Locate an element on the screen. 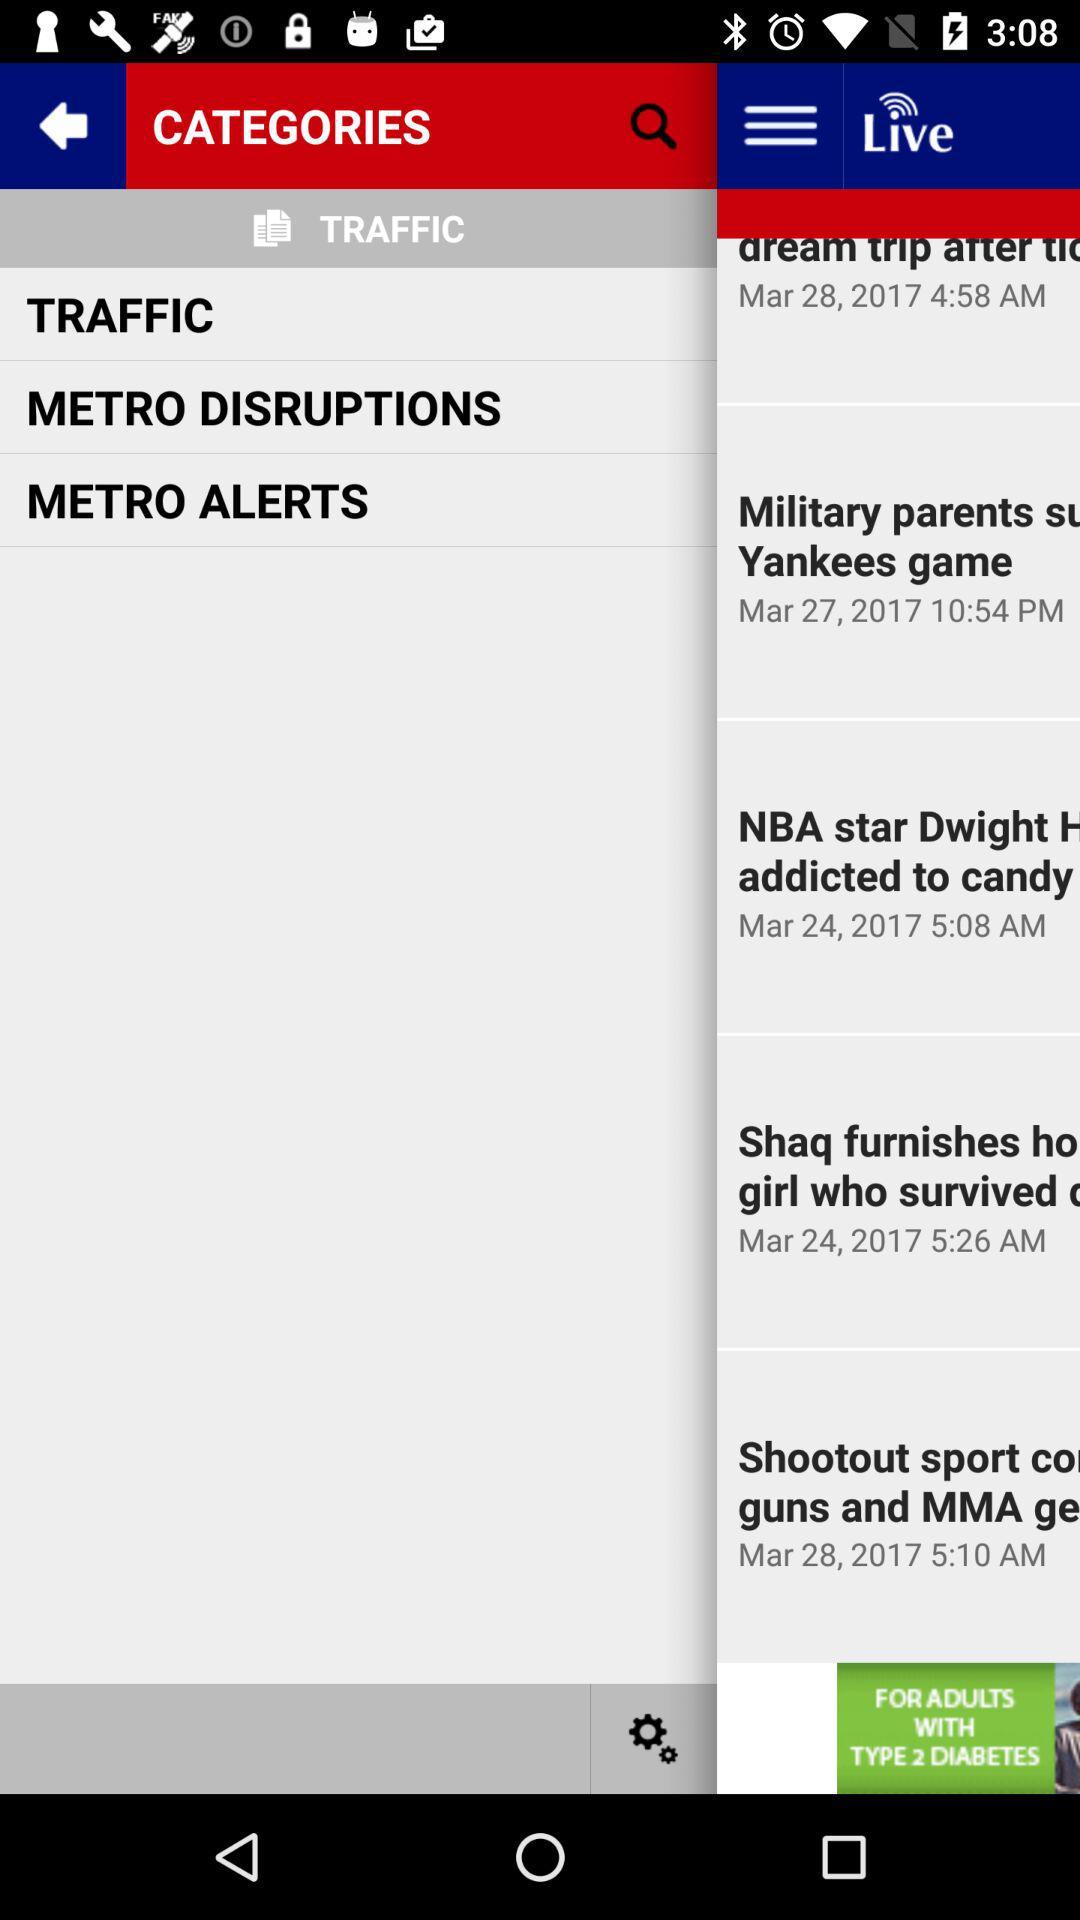 This screenshot has height=1920, width=1080. the search icon is located at coordinates (654, 124).